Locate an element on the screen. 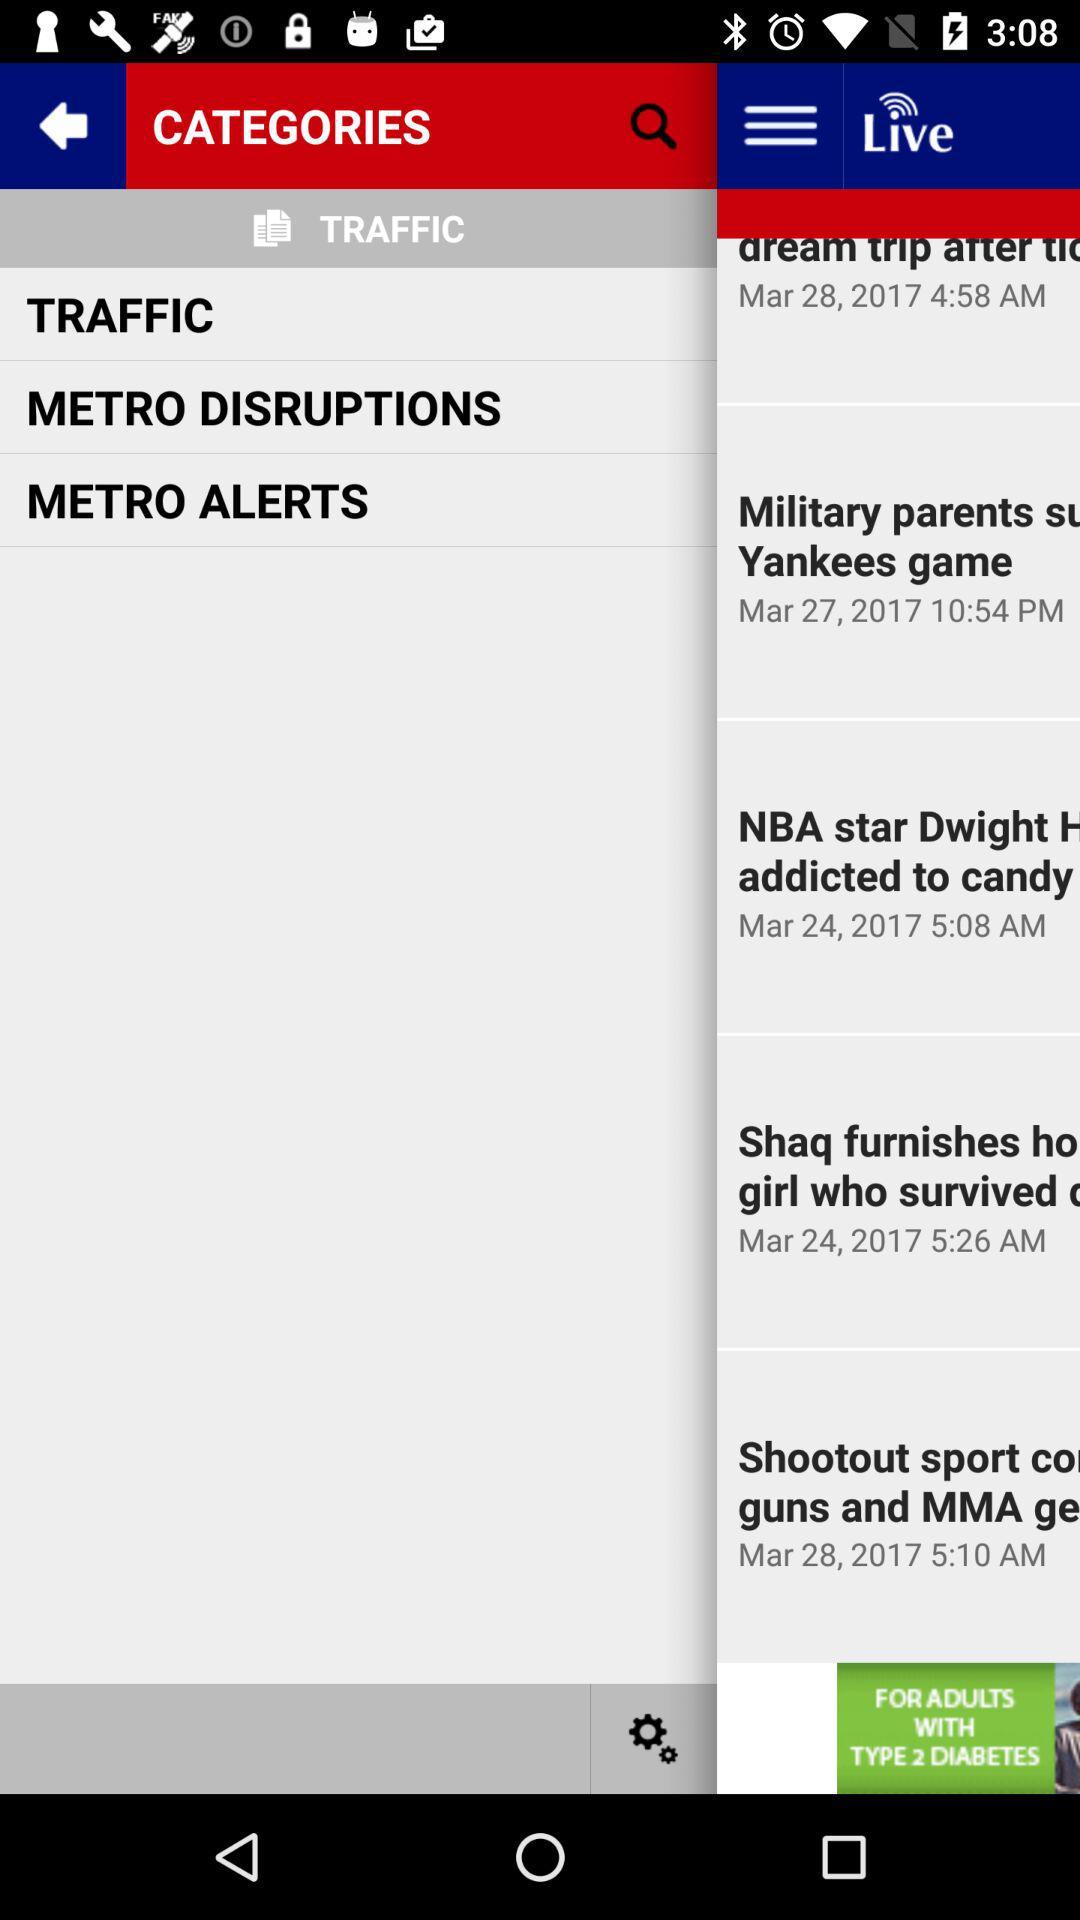 This screenshot has height=1920, width=1080. the search icon is located at coordinates (654, 124).